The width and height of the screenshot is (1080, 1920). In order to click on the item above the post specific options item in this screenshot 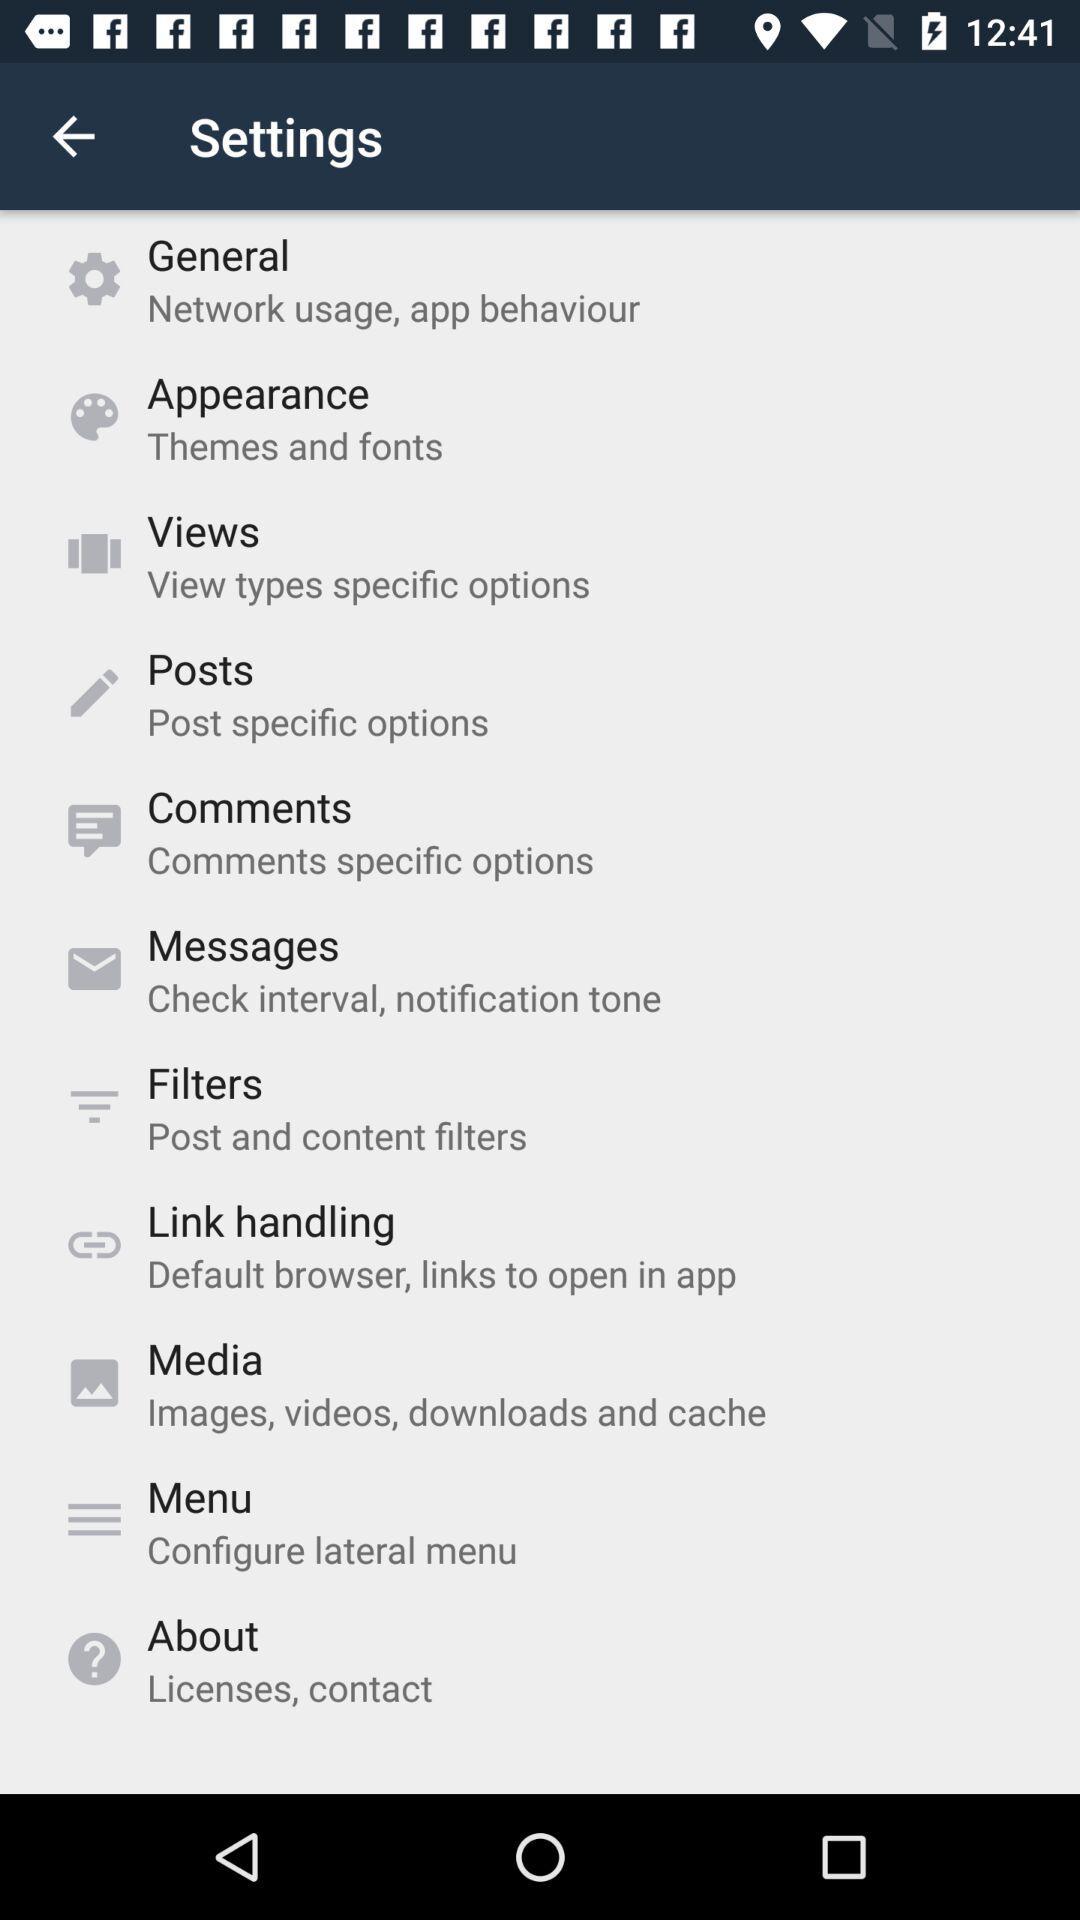, I will do `click(200, 668)`.